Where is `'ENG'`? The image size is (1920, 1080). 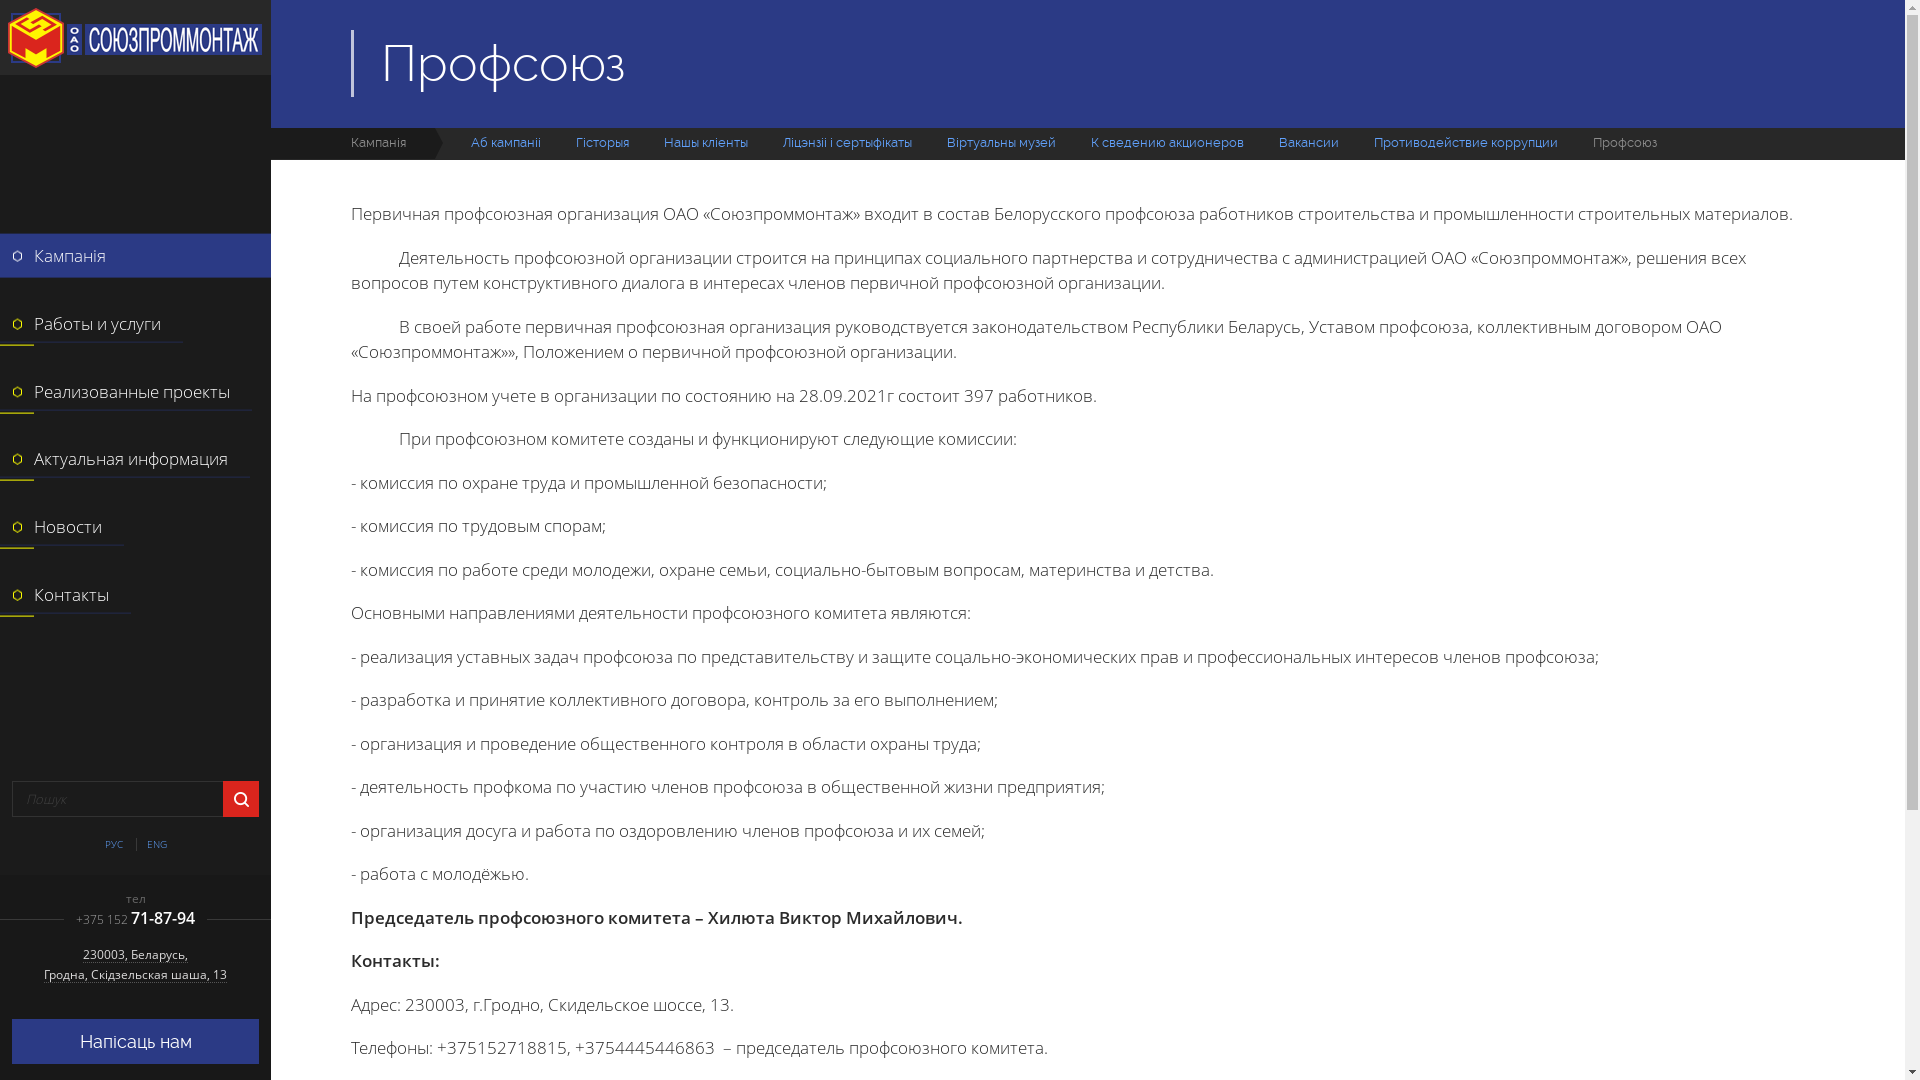
'ENG' is located at coordinates (154, 844).